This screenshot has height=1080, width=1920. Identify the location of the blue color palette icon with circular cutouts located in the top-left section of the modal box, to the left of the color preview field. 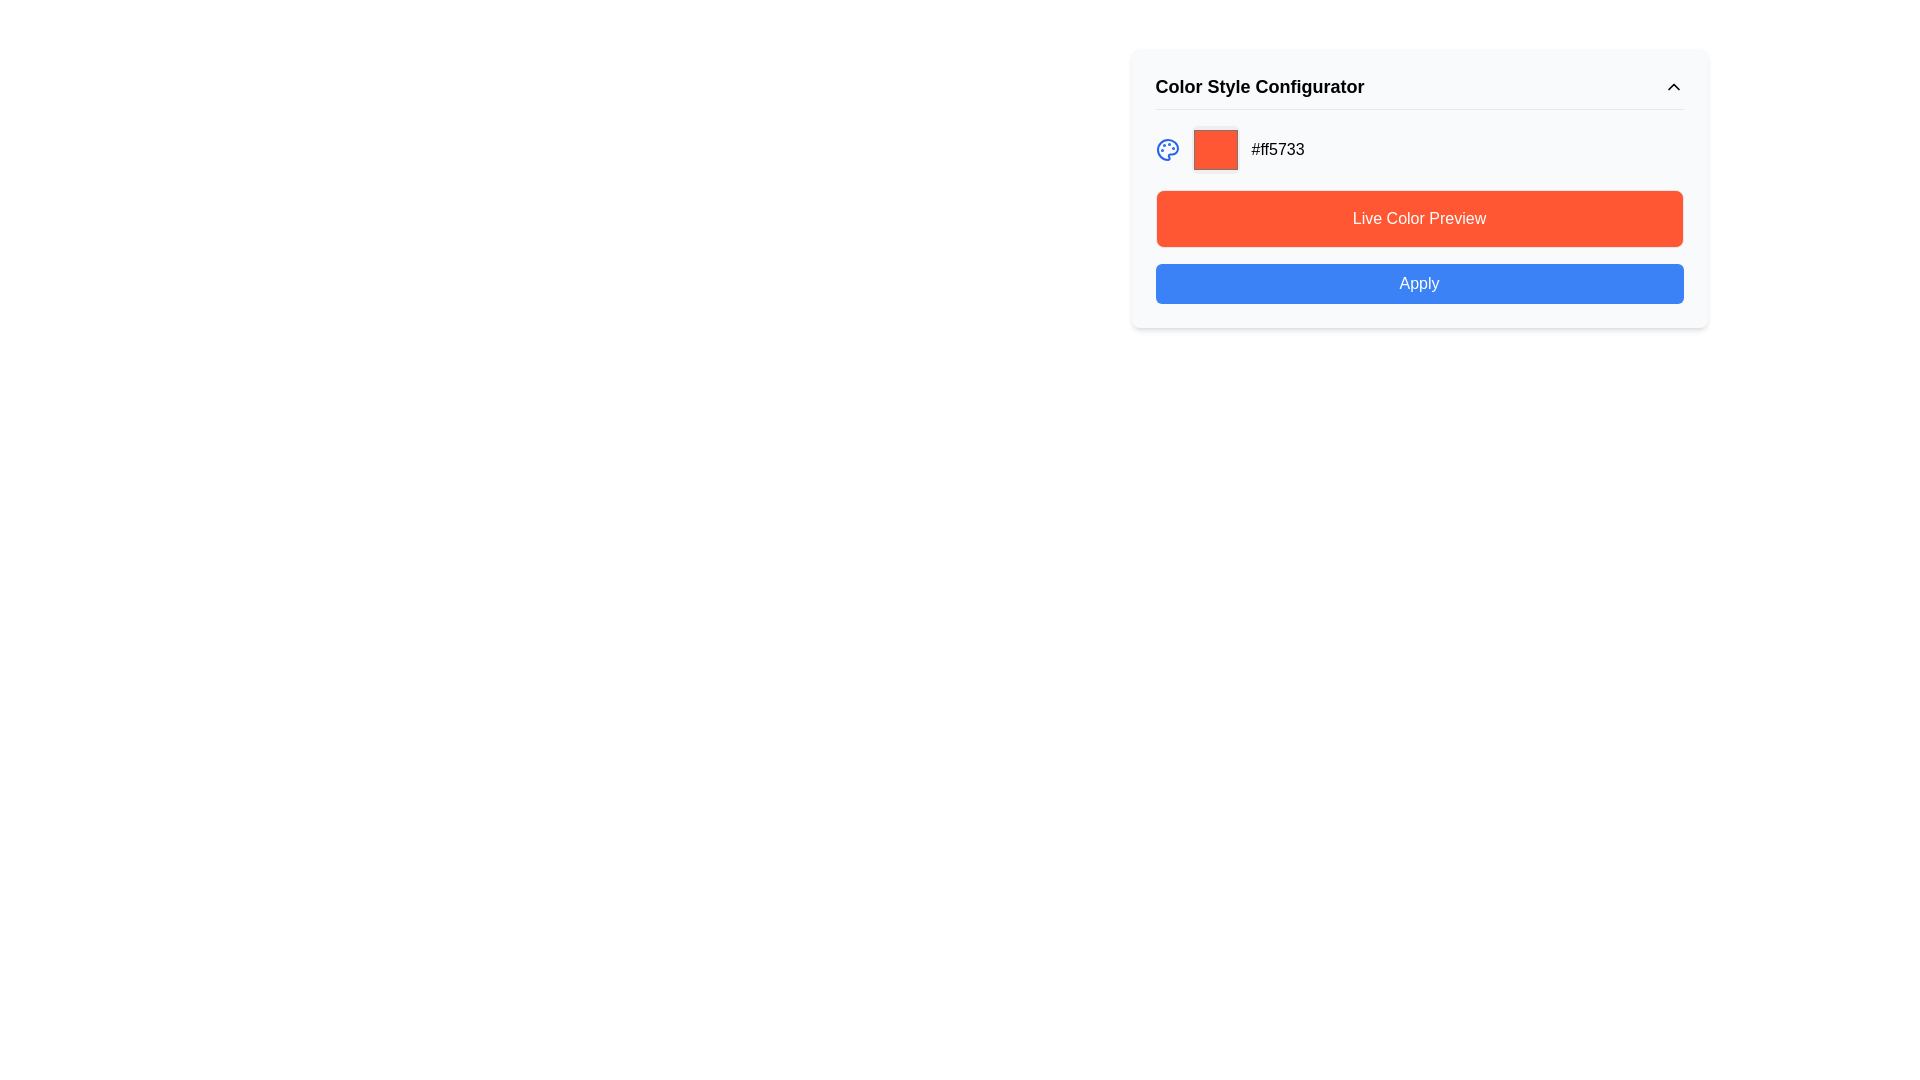
(1167, 149).